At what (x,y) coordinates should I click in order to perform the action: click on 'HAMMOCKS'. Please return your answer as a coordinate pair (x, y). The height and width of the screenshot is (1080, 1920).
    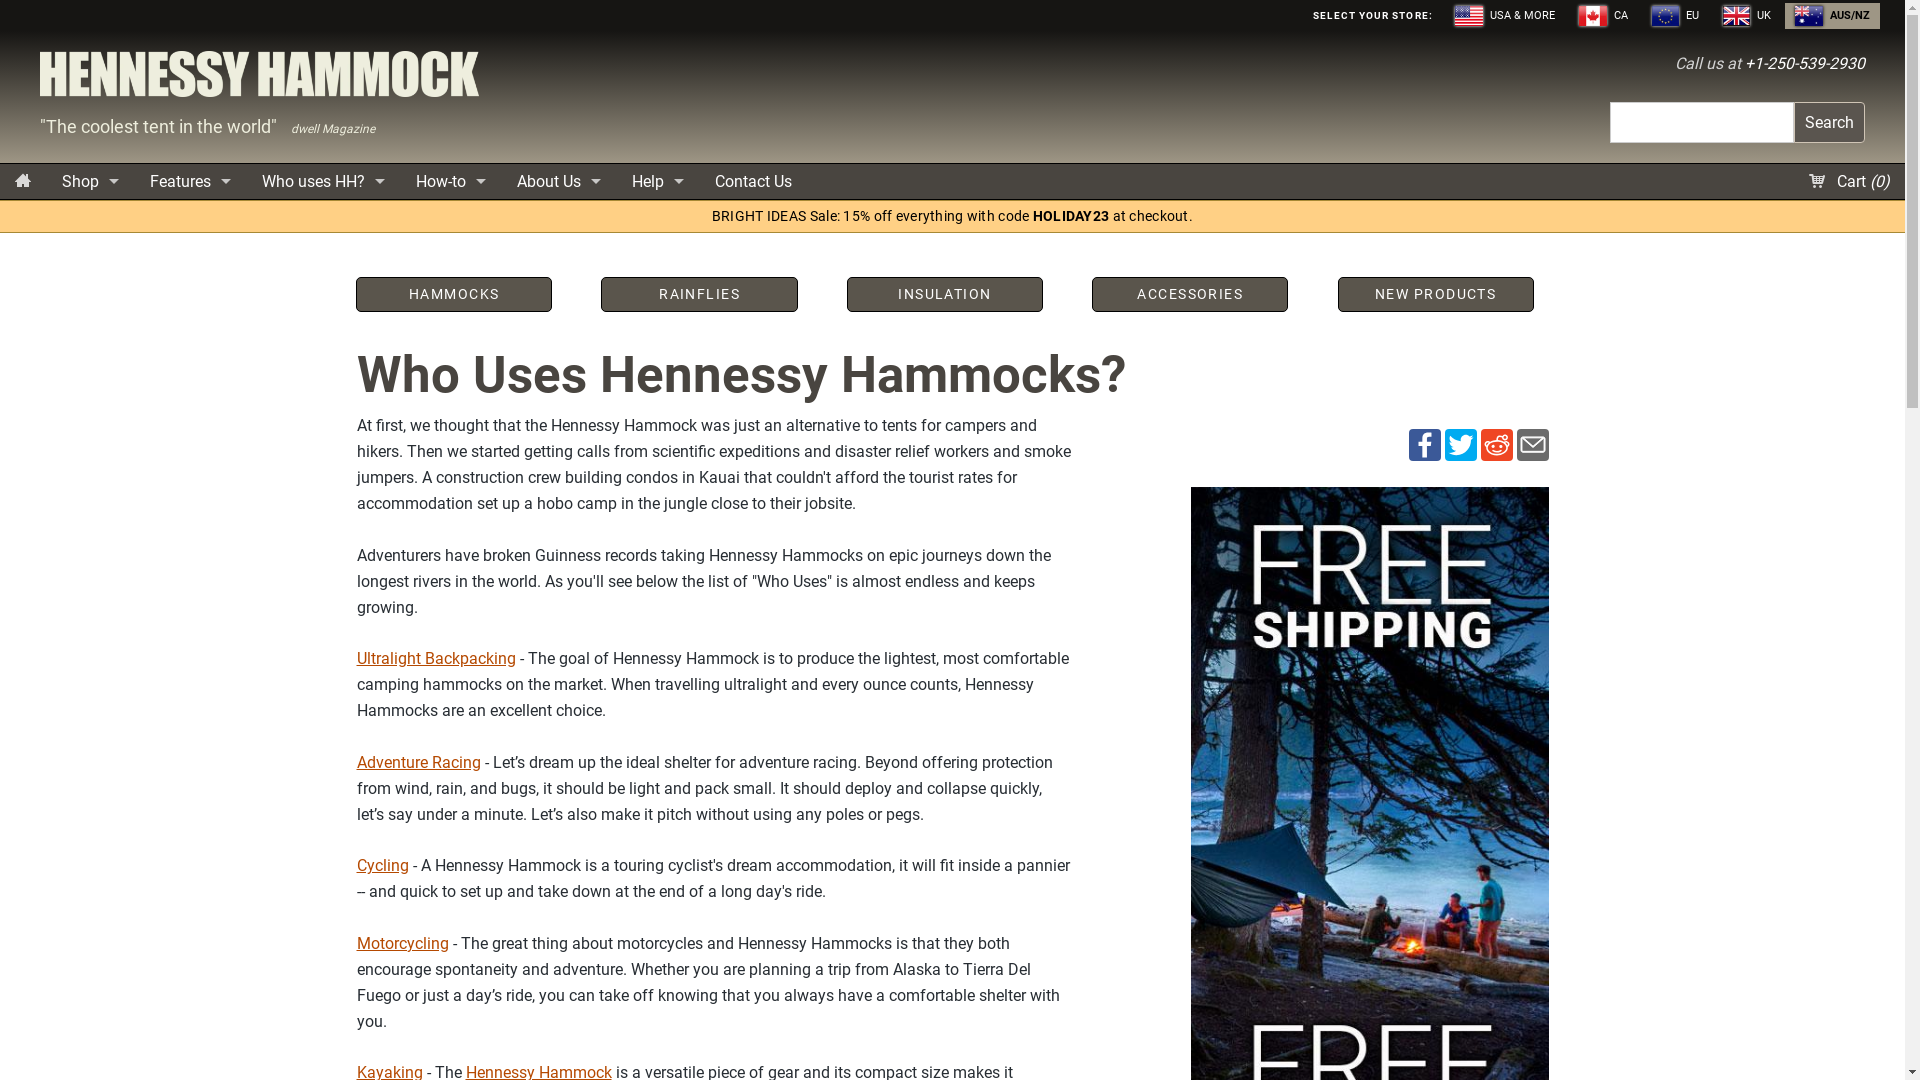
    Looking at the image, I should click on (453, 294).